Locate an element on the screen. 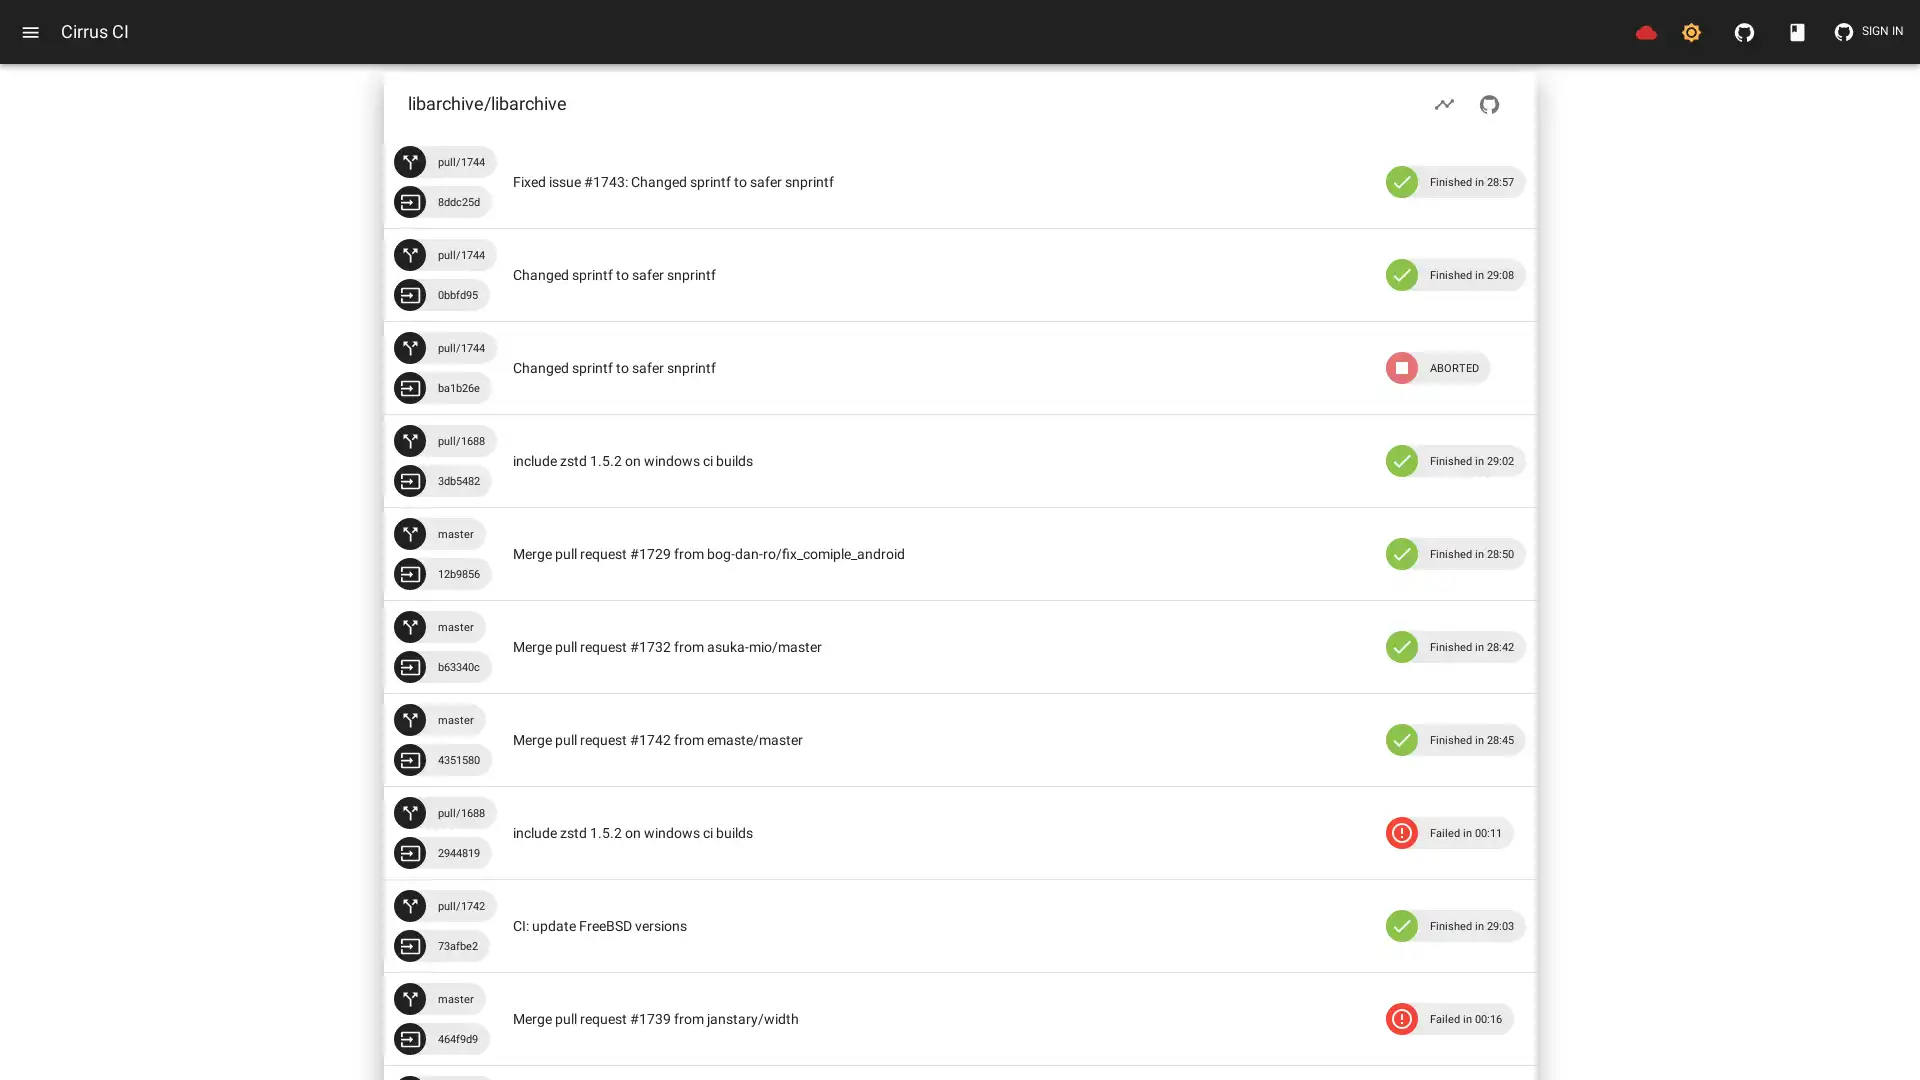 This screenshot has width=1920, height=1080. master is located at coordinates (439, 720).